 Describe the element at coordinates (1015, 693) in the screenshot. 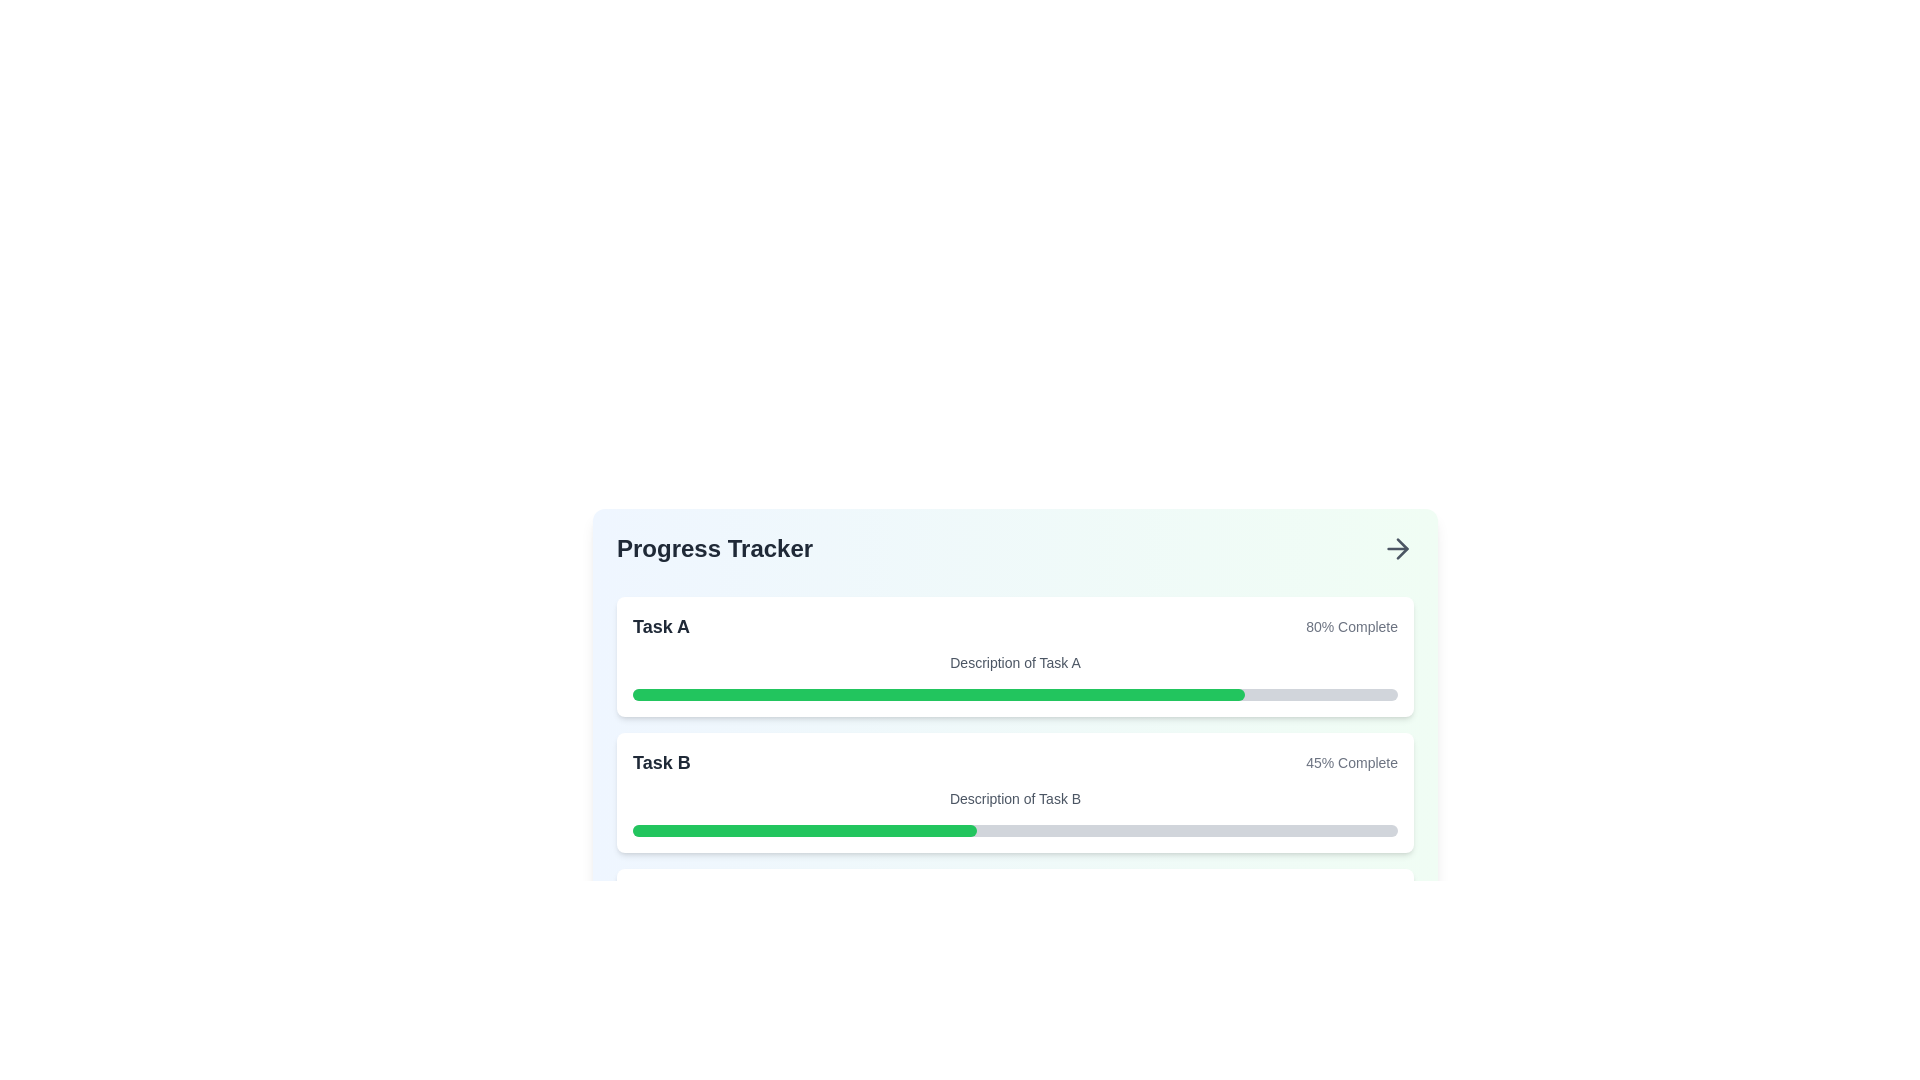

I see `the horizontal progress bar indicating 80% progress, located below 'Description of Task A' and within the 'Task A 80% Complete' card` at that location.